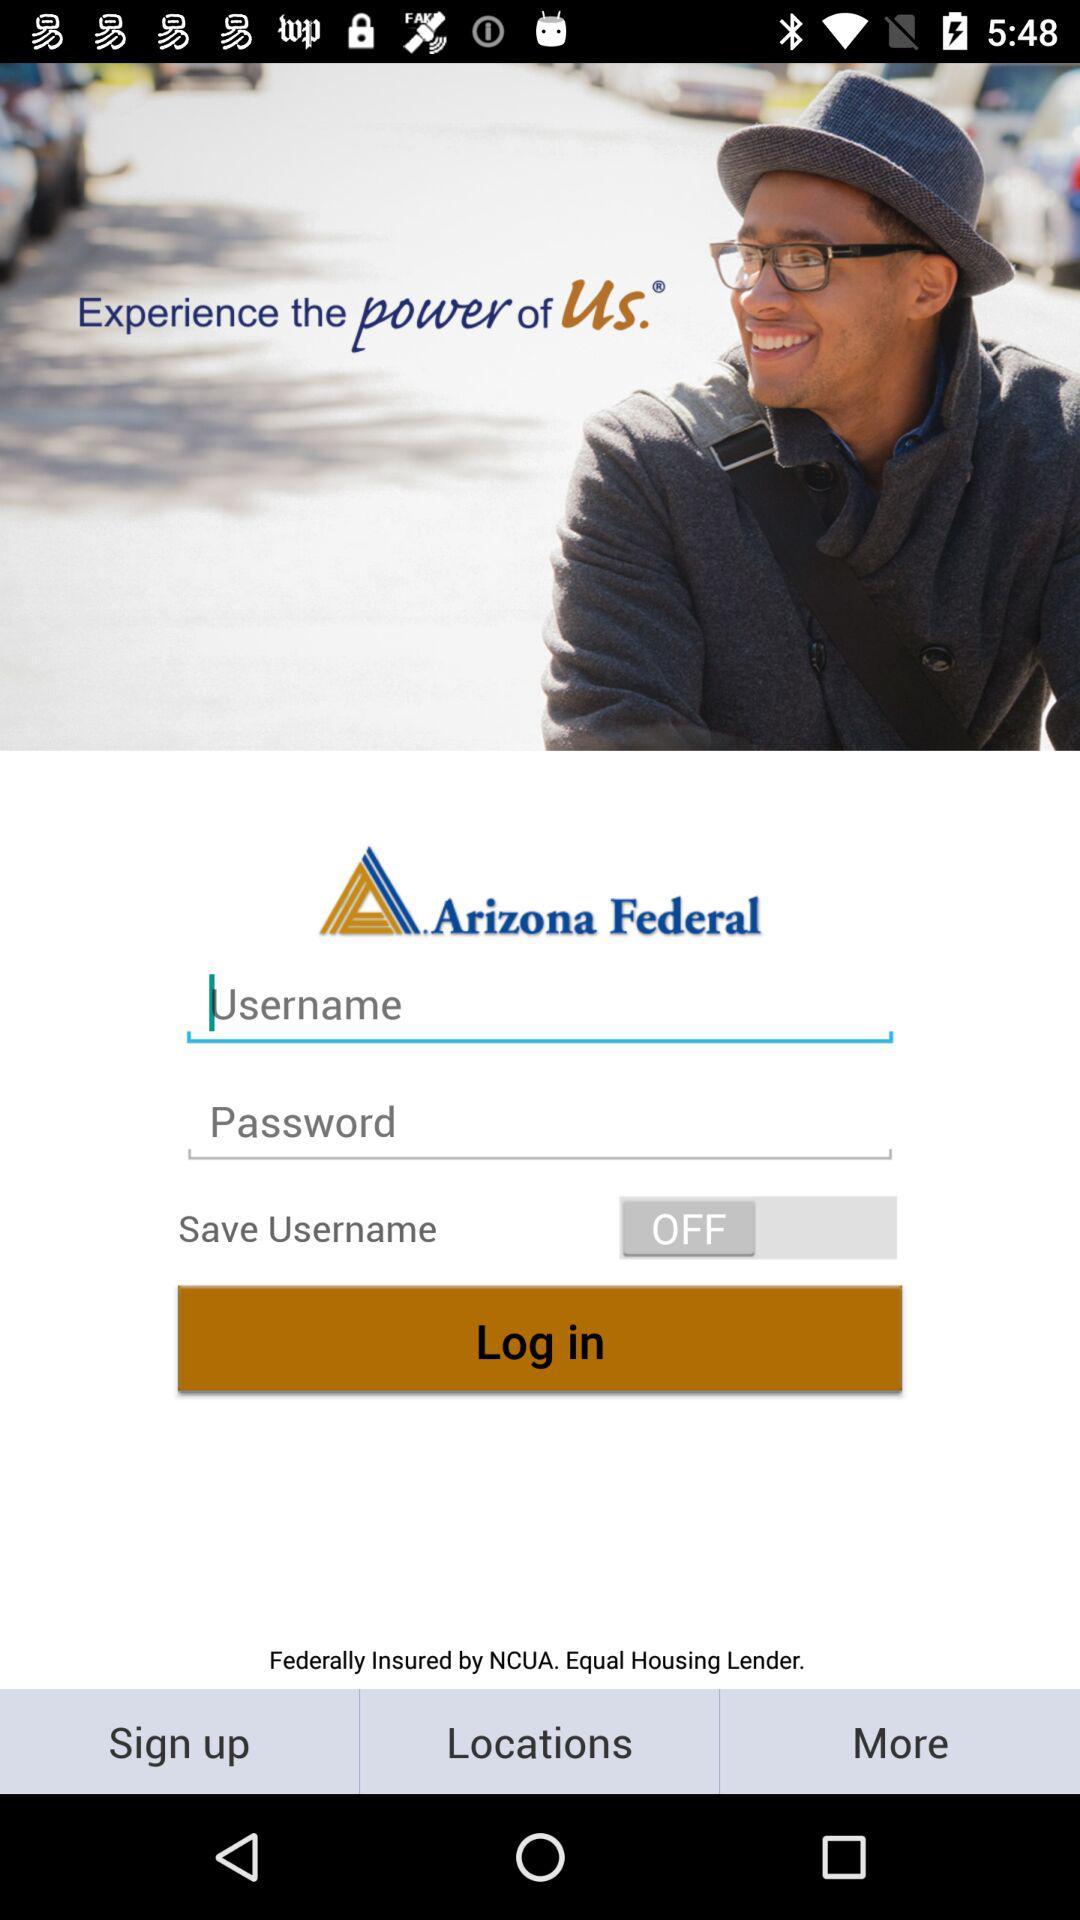  I want to click on locations icon, so click(538, 1740).